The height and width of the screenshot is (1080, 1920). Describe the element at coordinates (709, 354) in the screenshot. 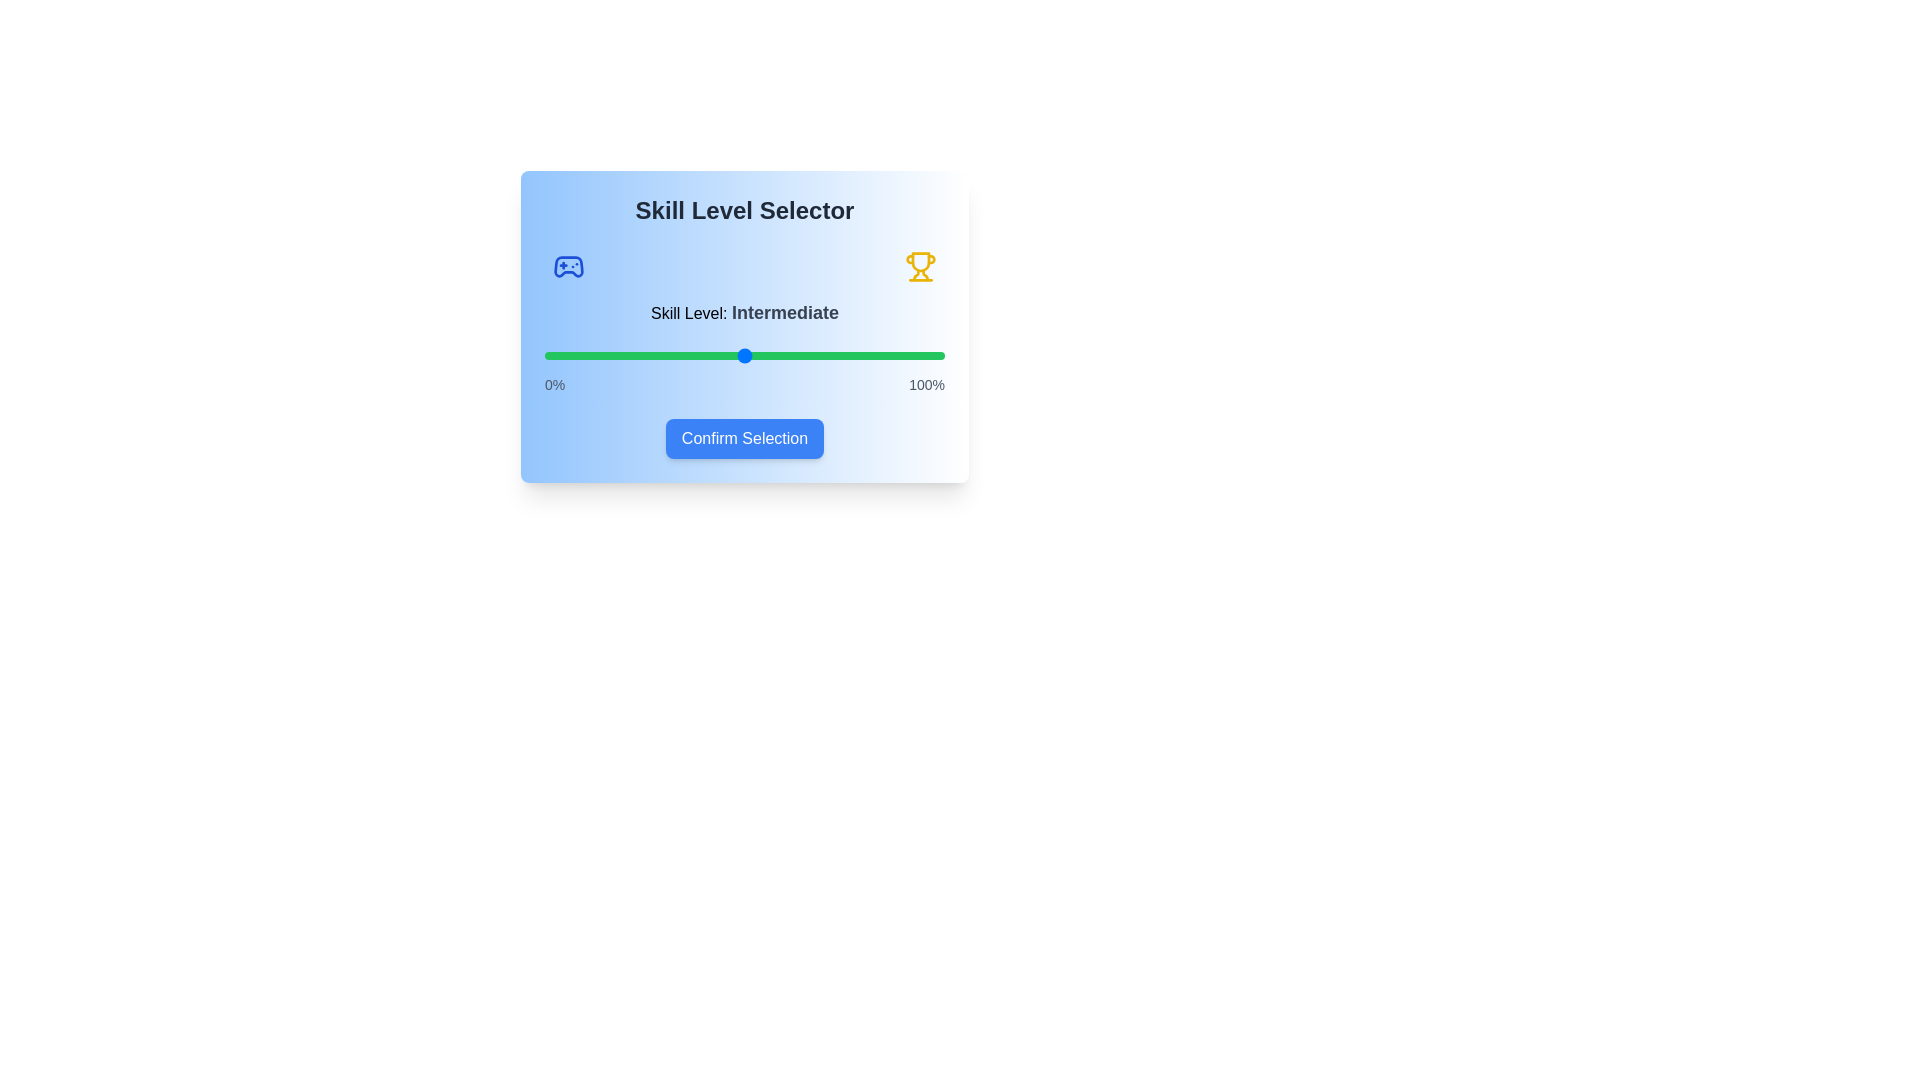

I see `the skill level slider to 41%, where 41 is a value between 0 and 100` at that location.